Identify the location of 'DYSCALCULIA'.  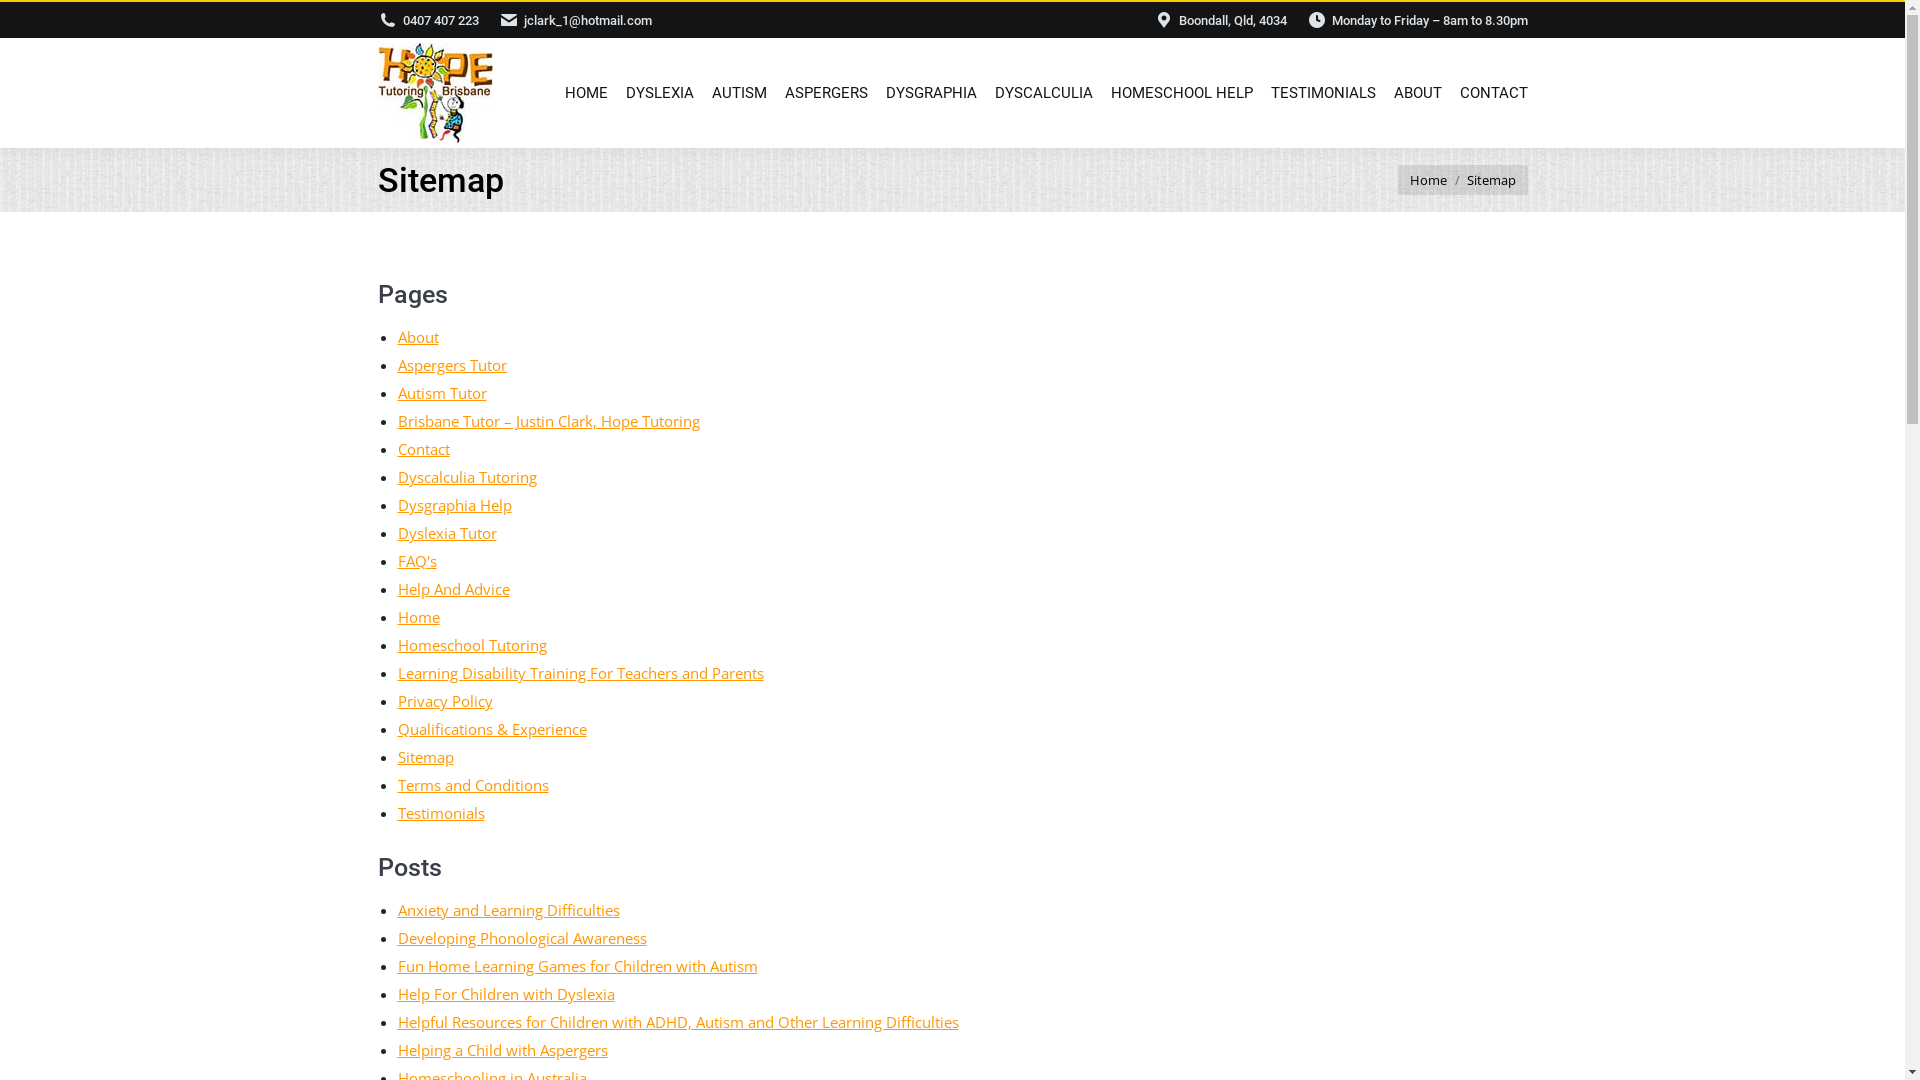
(1038, 92).